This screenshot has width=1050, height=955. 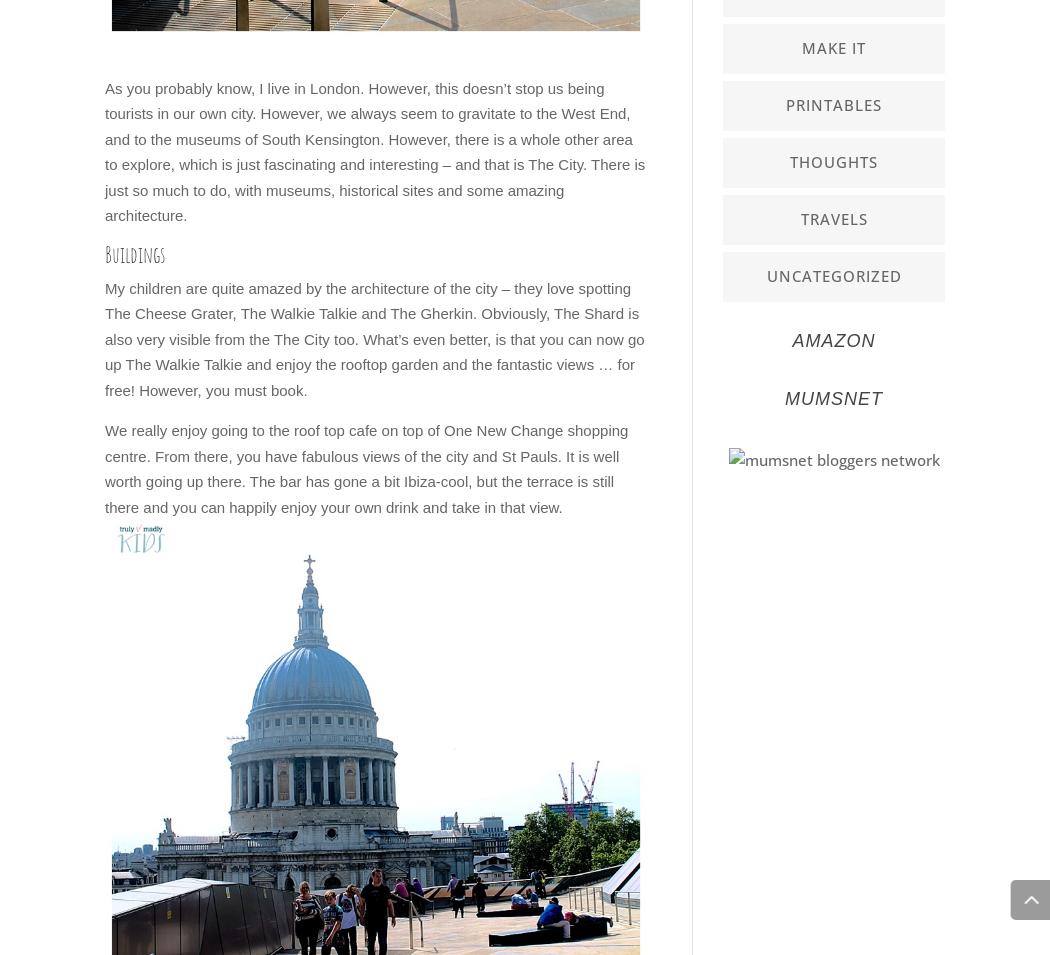 What do you see at coordinates (833, 218) in the screenshot?
I see `'Travels'` at bounding box center [833, 218].